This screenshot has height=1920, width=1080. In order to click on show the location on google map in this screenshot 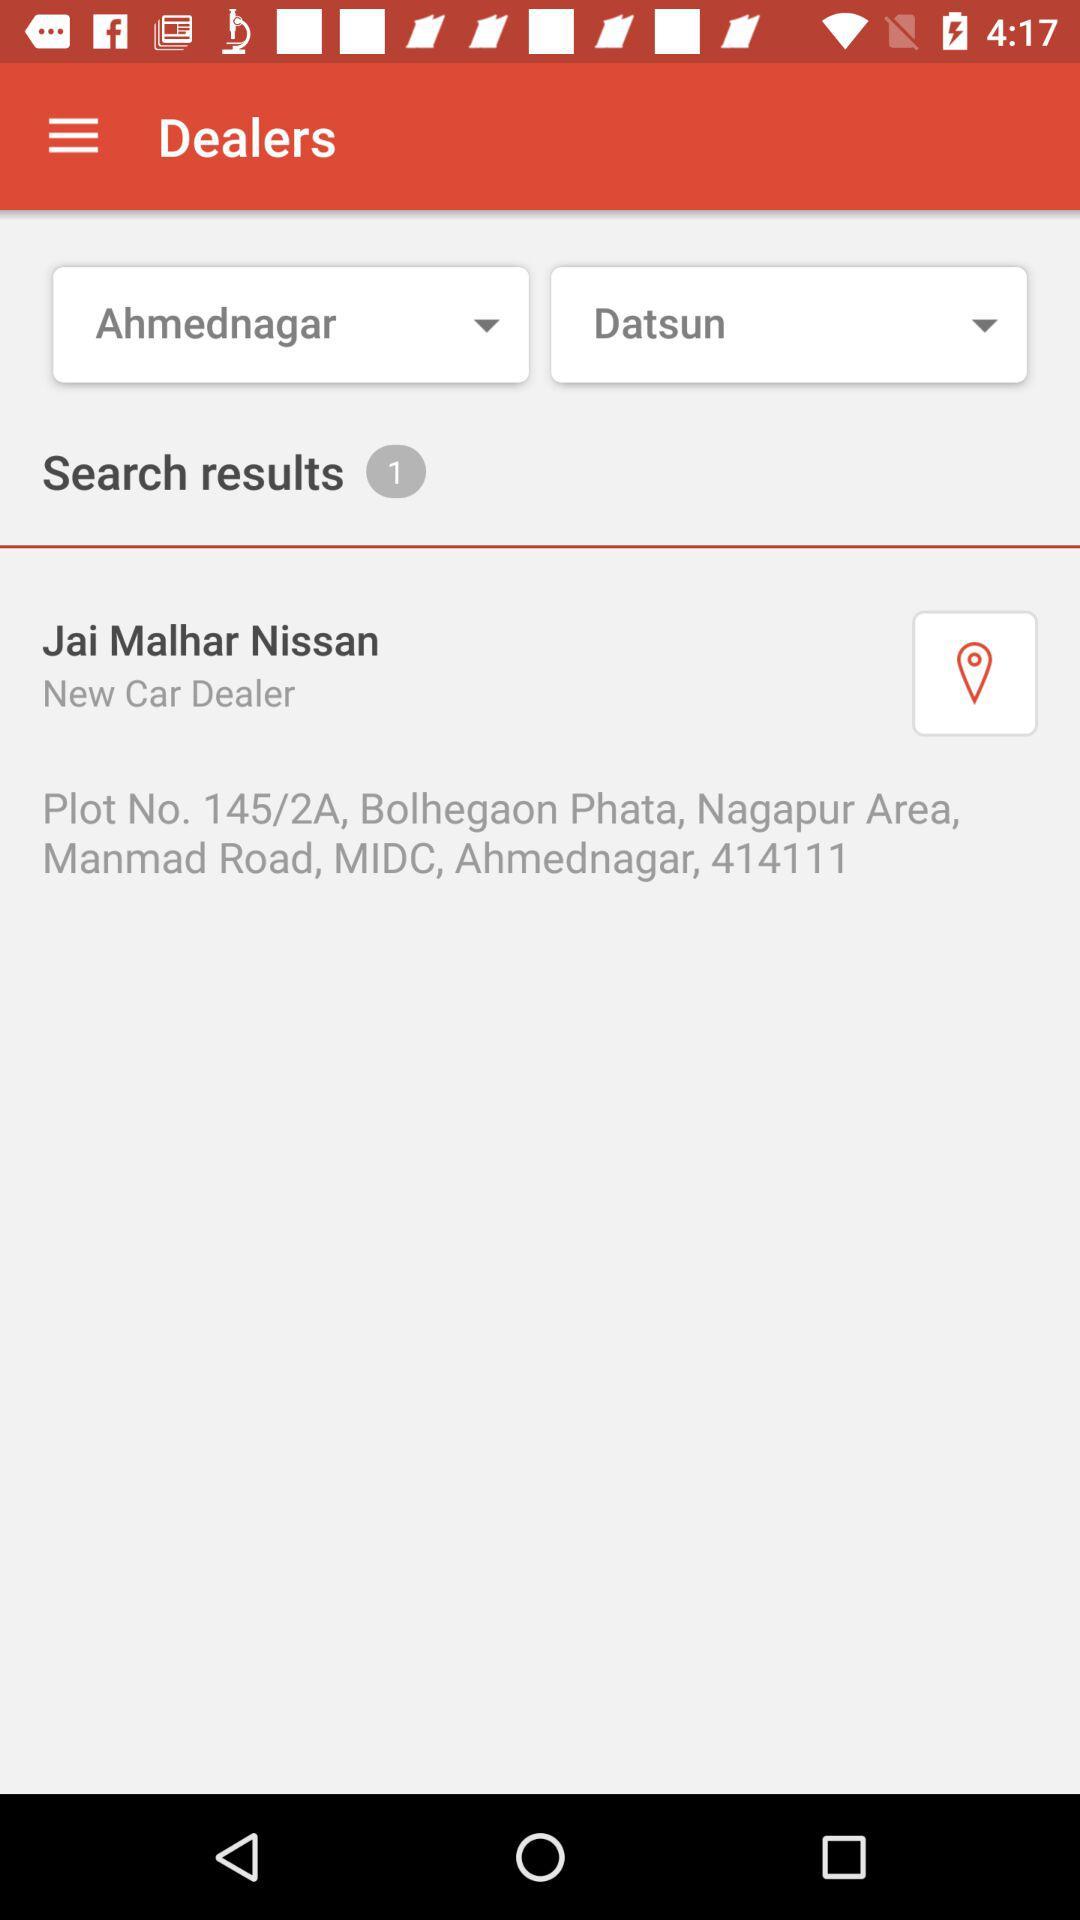, I will do `click(974, 673)`.